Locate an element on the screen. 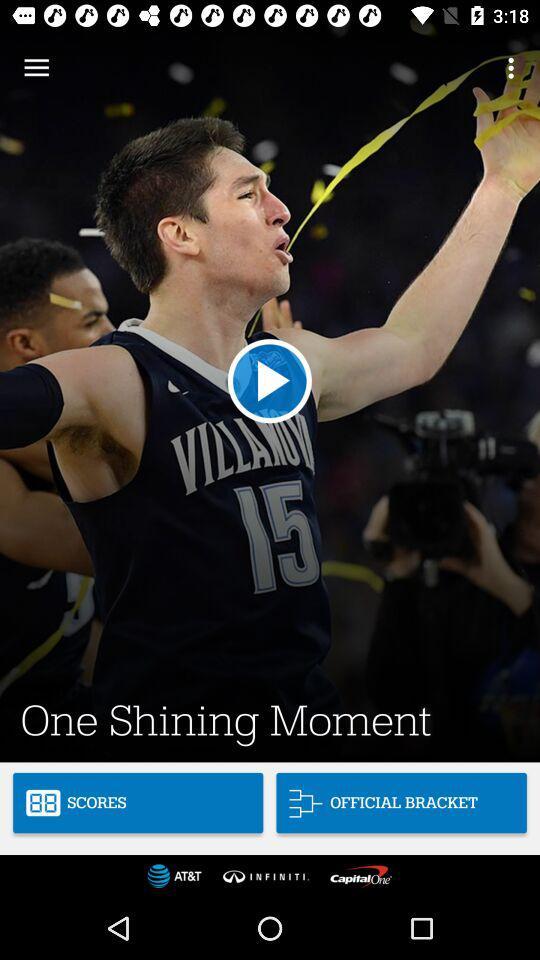 The width and height of the screenshot is (540, 960). item at the top left corner is located at coordinates (36, 68).